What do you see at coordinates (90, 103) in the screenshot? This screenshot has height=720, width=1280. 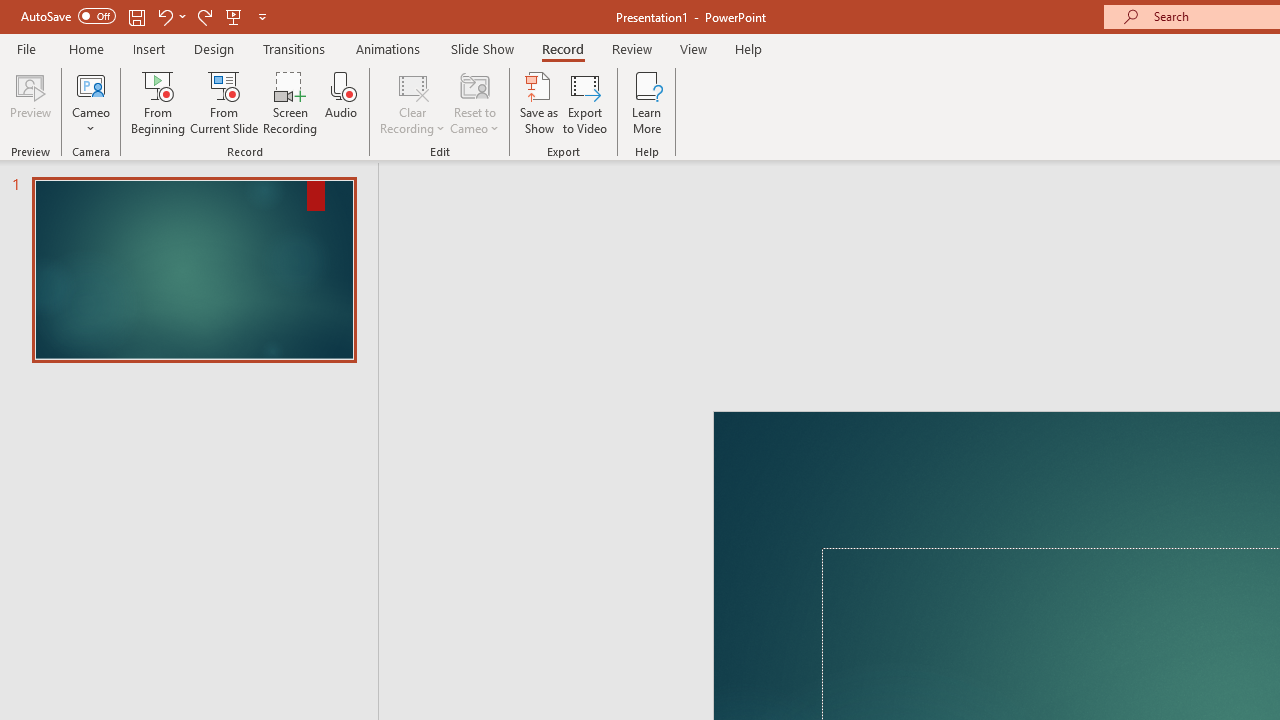 I see `'Cameo'` at bounding box center [90, 103].